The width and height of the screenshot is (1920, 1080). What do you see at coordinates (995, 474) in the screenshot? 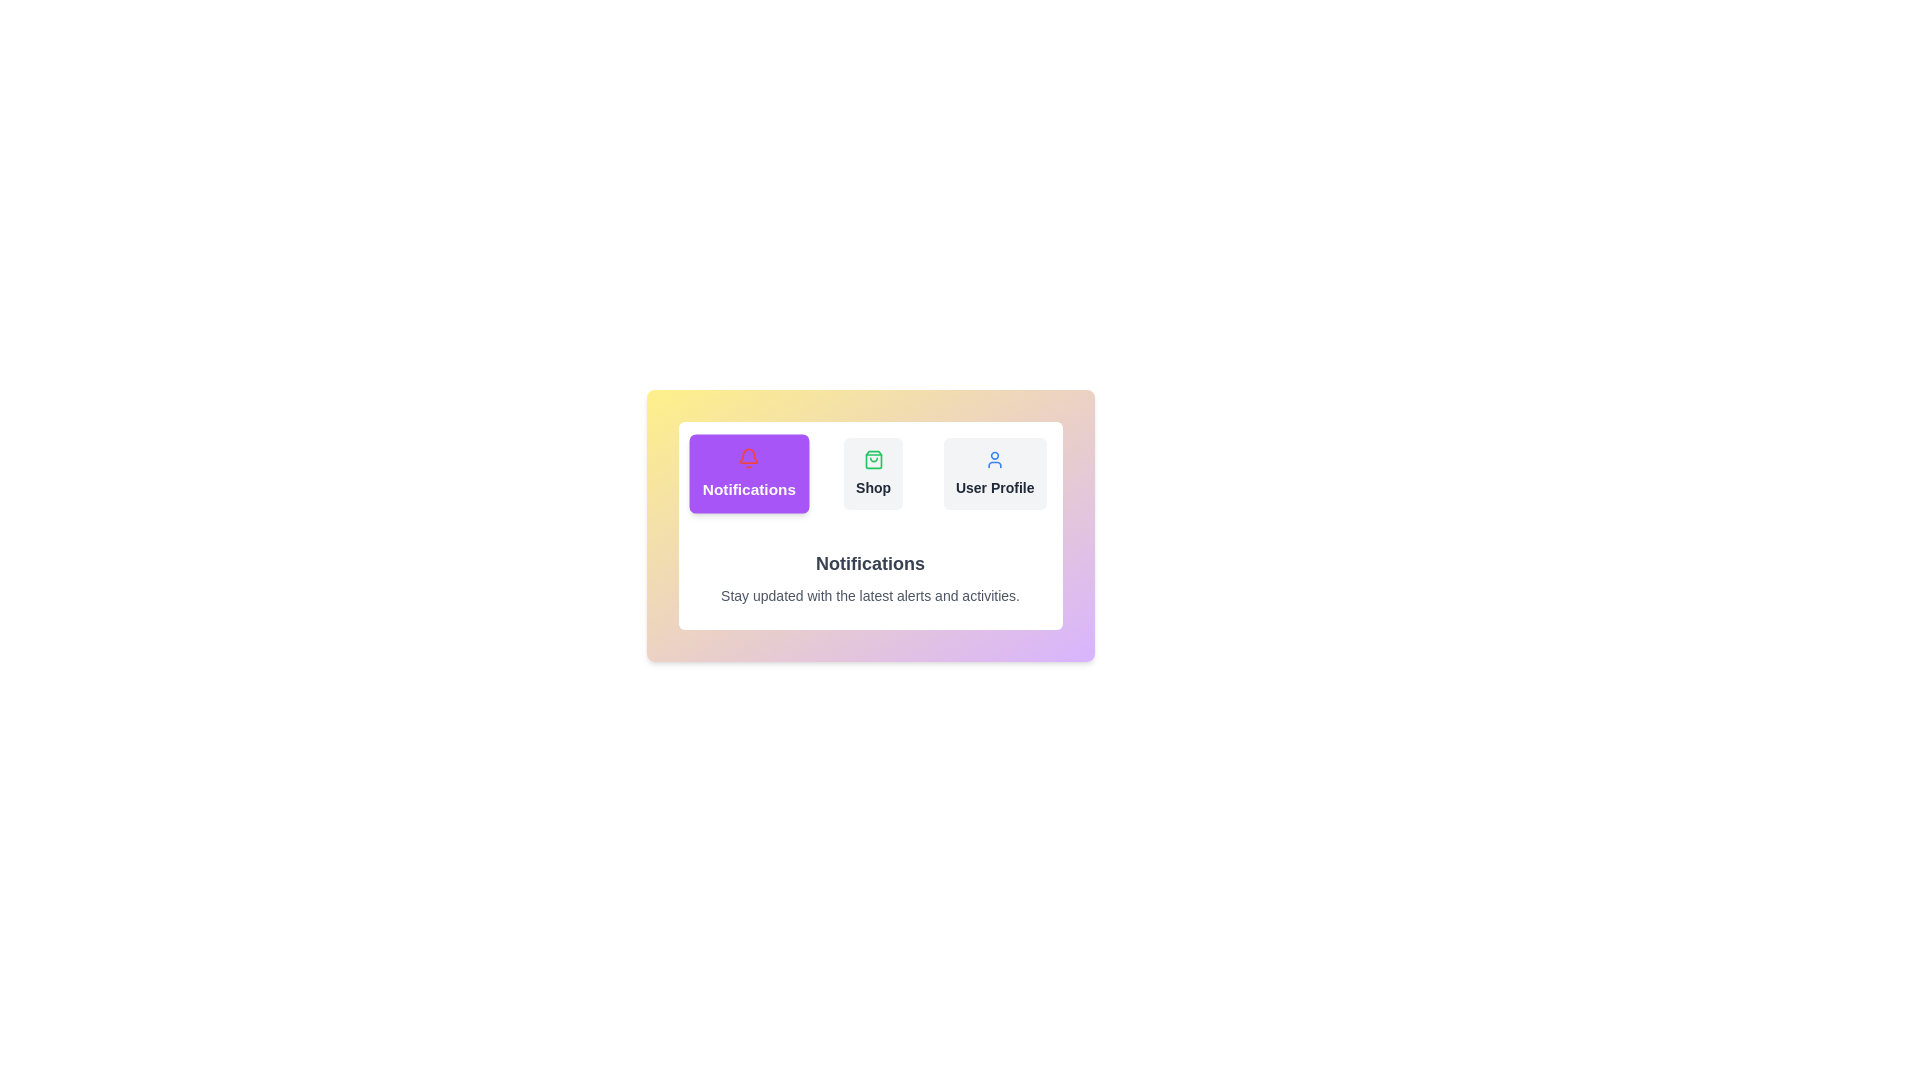
I see `the tab labeled User Profile to switch the active content` at bounding box center [995, 474].